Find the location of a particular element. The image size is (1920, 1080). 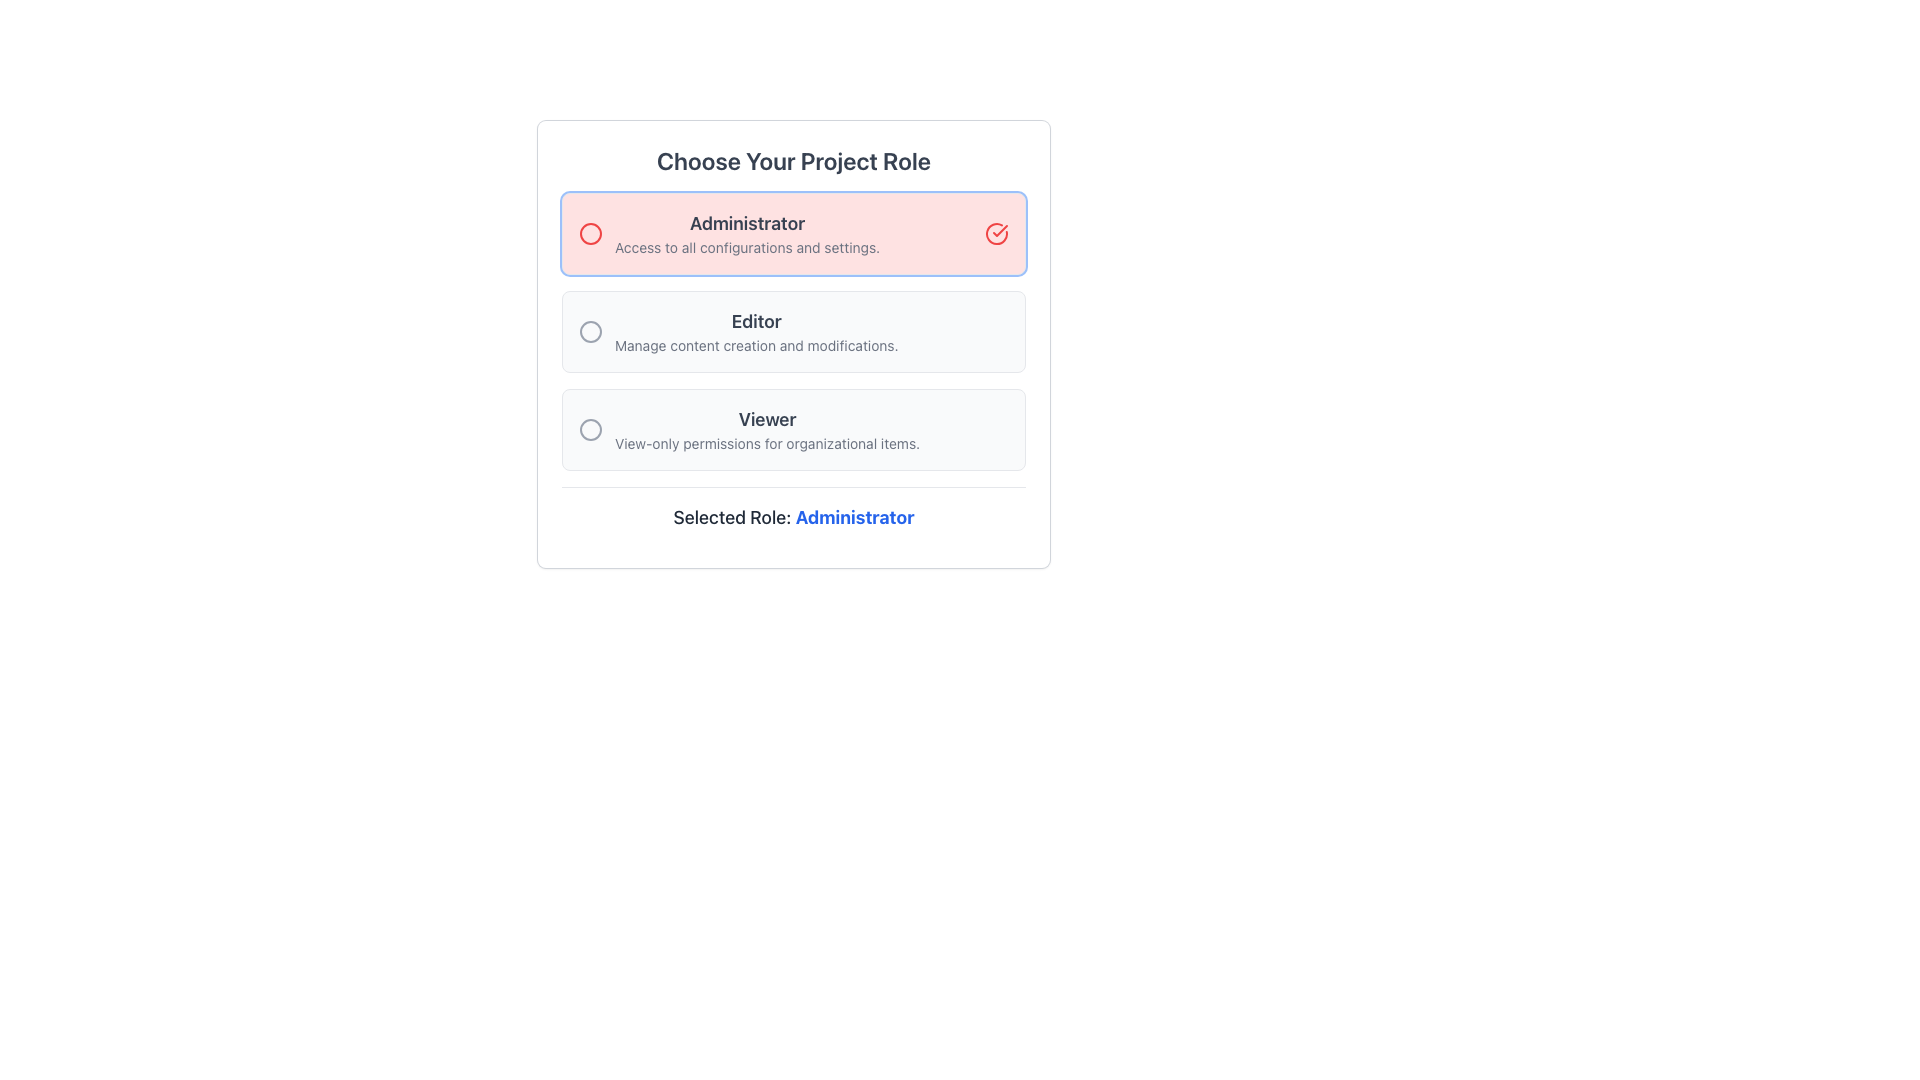

the Text label that displays 'Editor' and 'Manage content creation and modifications.' positioned as the second option in a vertical list is located at coordinates (755, 330).